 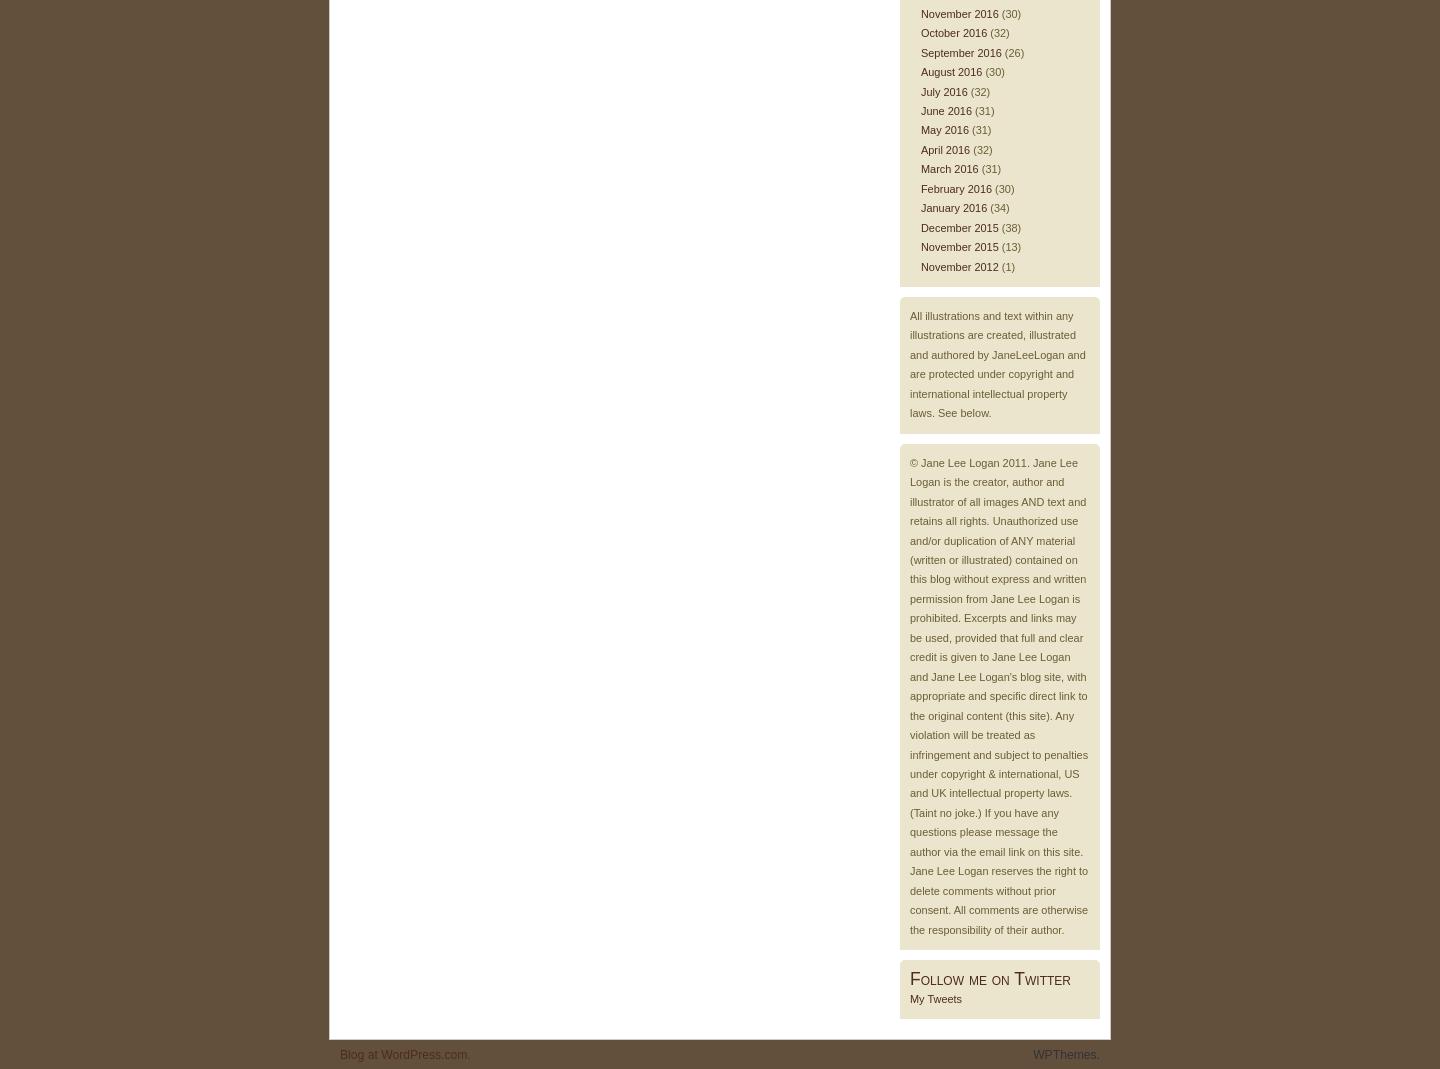 I want to click on 'April 2016', so click(x=944, y=149).